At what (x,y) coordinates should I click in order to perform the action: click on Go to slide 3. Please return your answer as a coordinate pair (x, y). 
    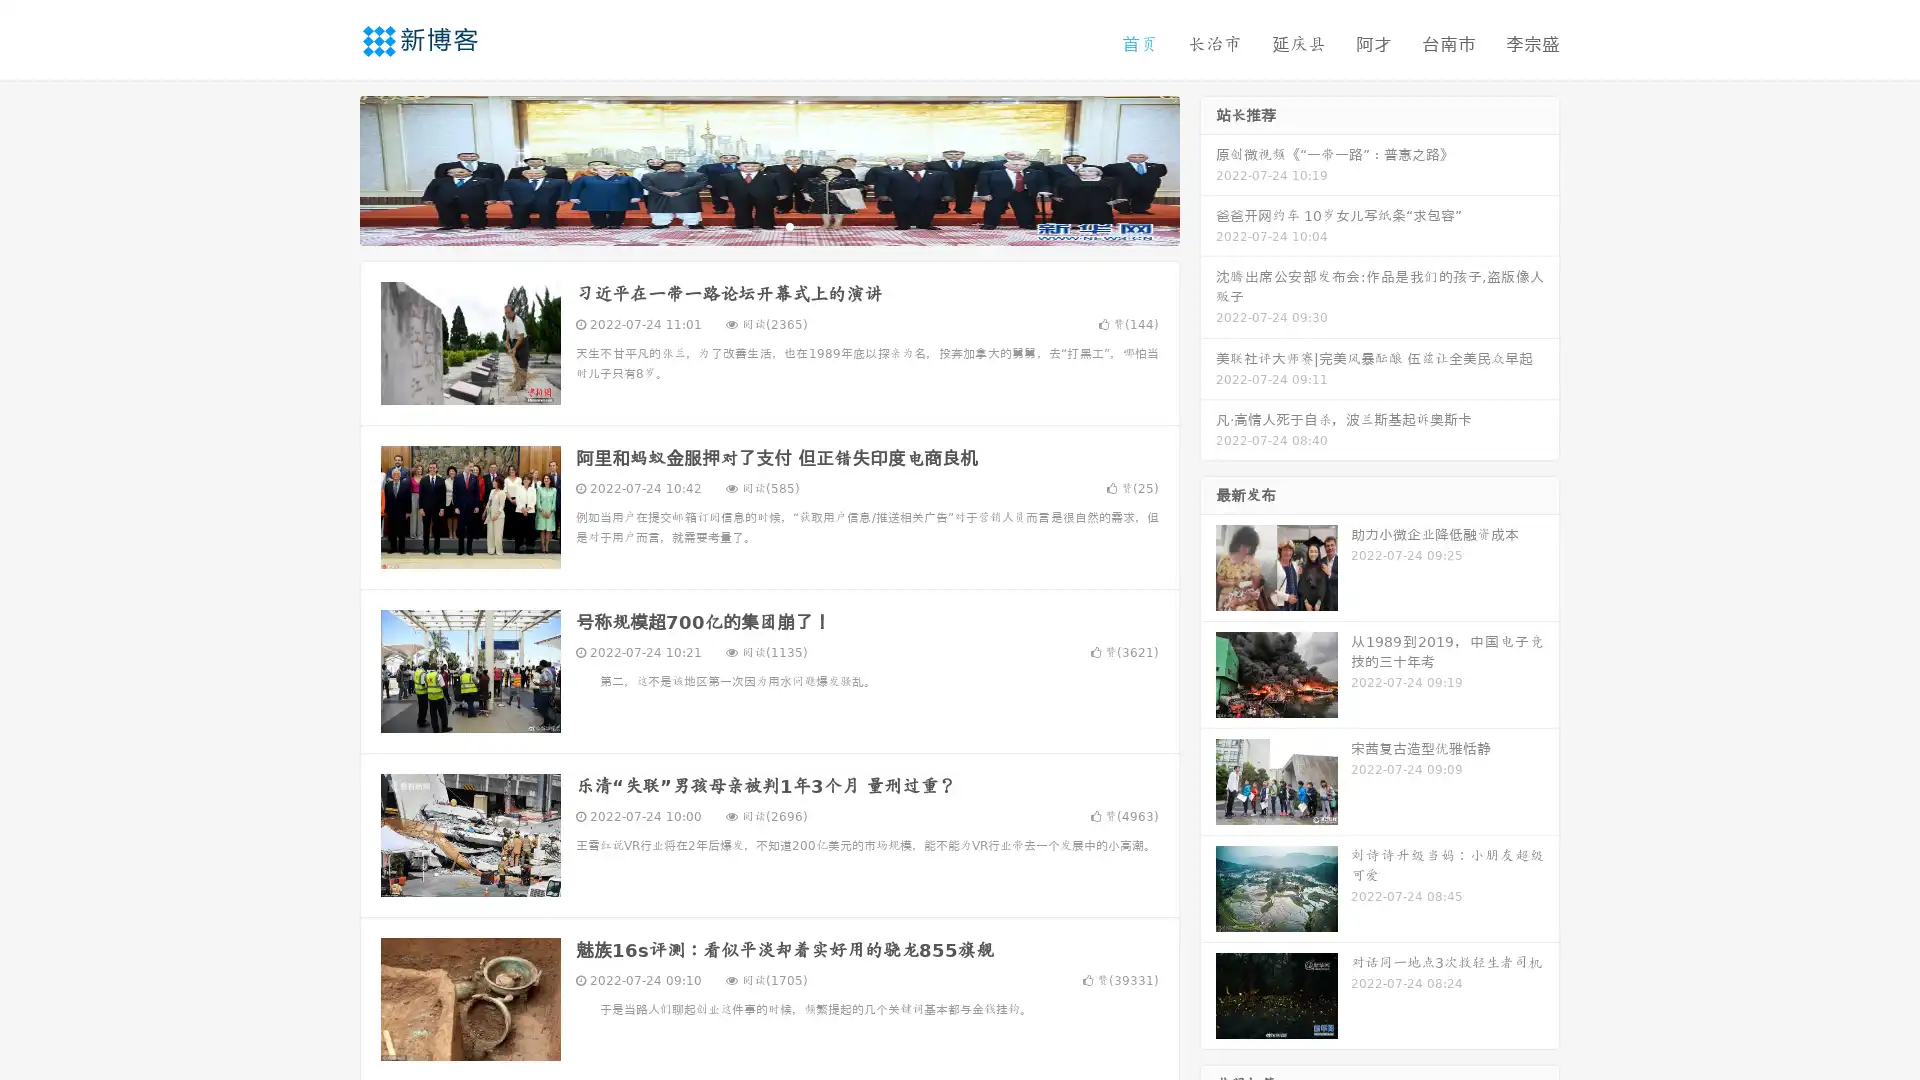
    Looking at the image, I should click on (789, 225).